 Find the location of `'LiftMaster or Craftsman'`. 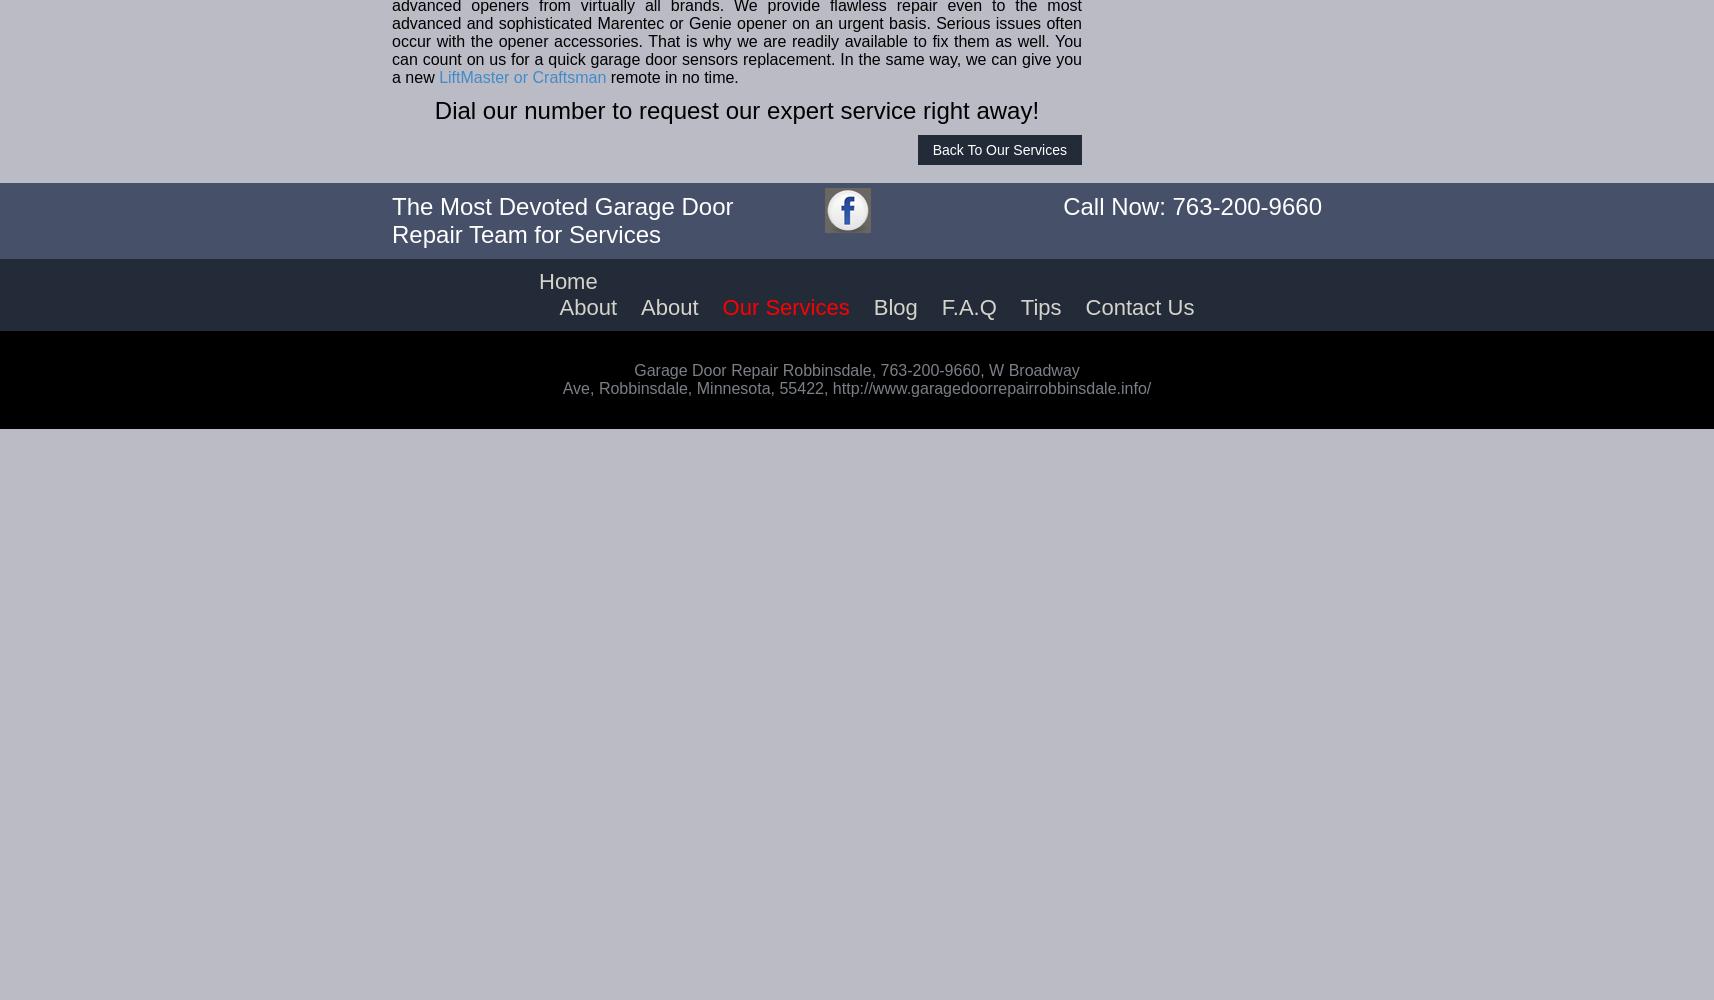

'LiftMaster or Craftsman' is located at coordinates (522, 76).